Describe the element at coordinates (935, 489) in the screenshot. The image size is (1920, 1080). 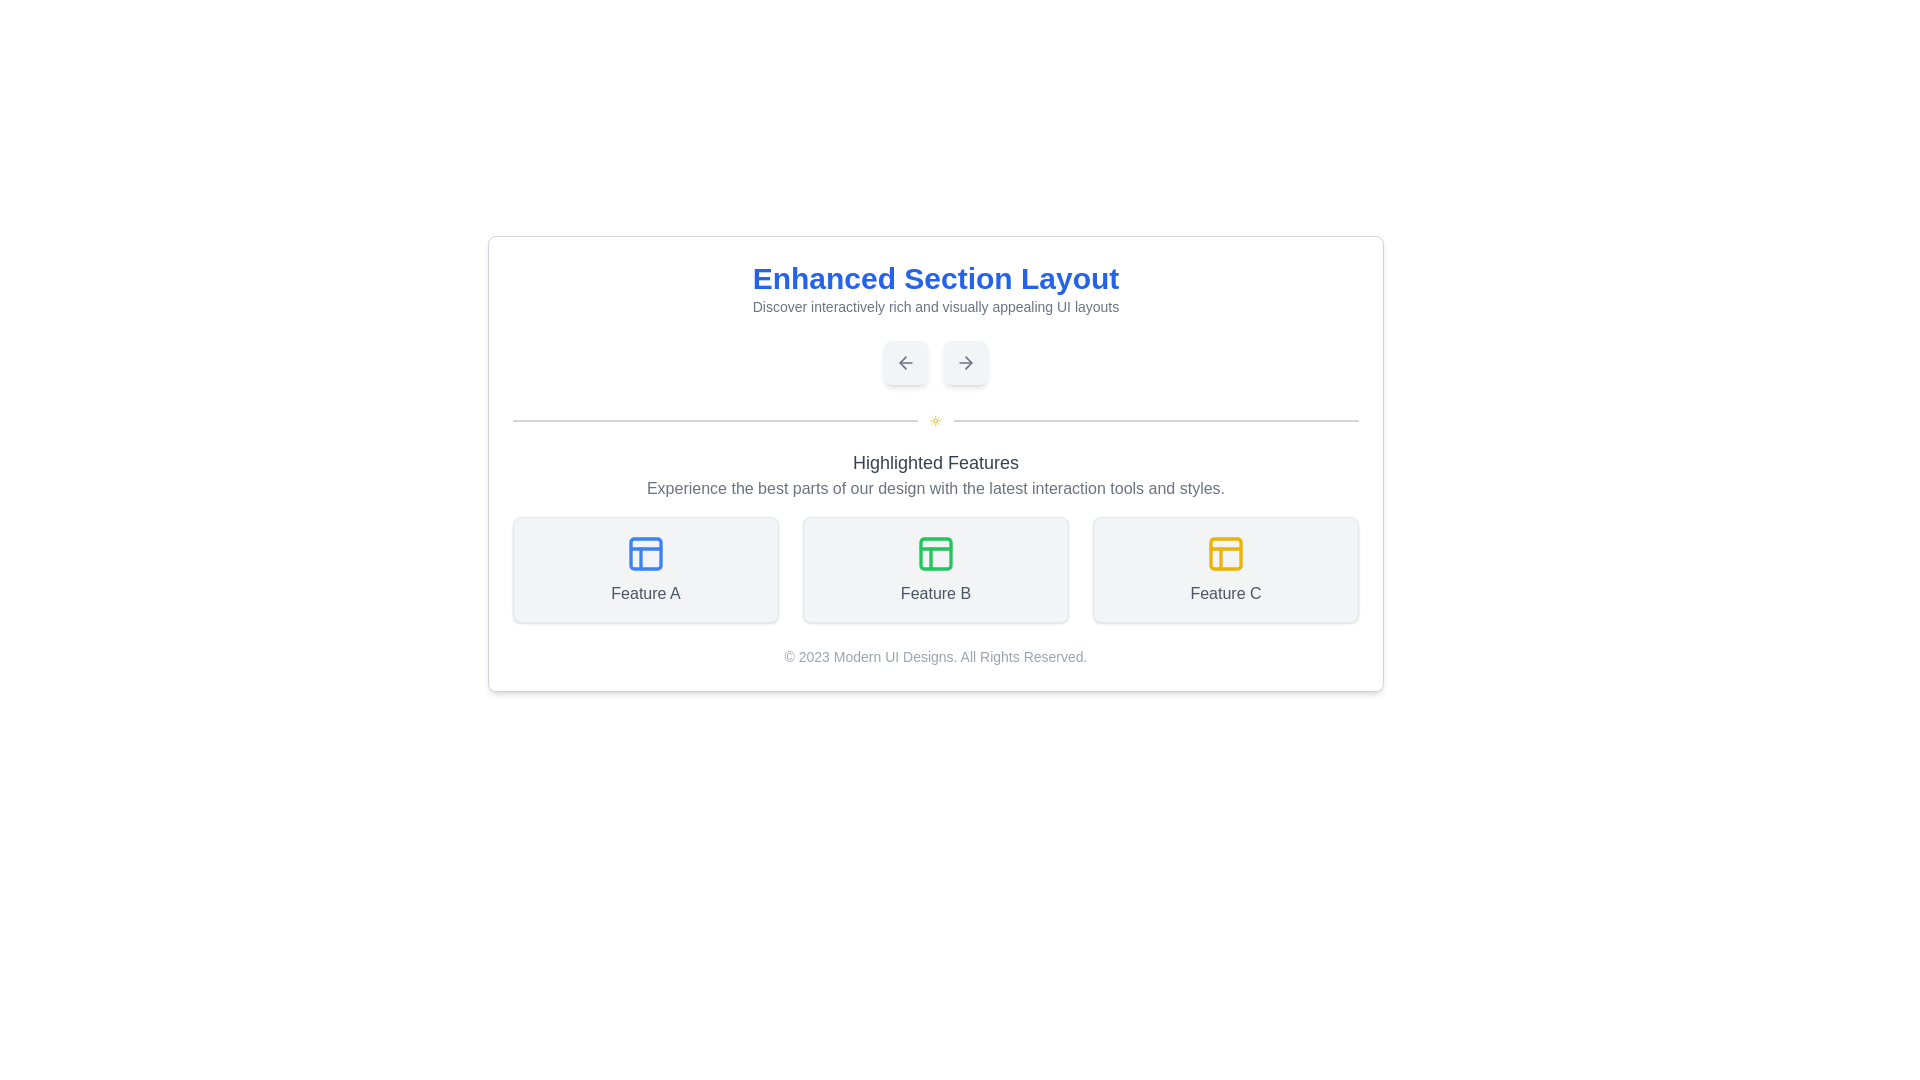
I see `the descriptive subtitle located below the title 'Highlighted Features' and above the section with features labeled Feature A, Feature B, and Feature C` at that location.